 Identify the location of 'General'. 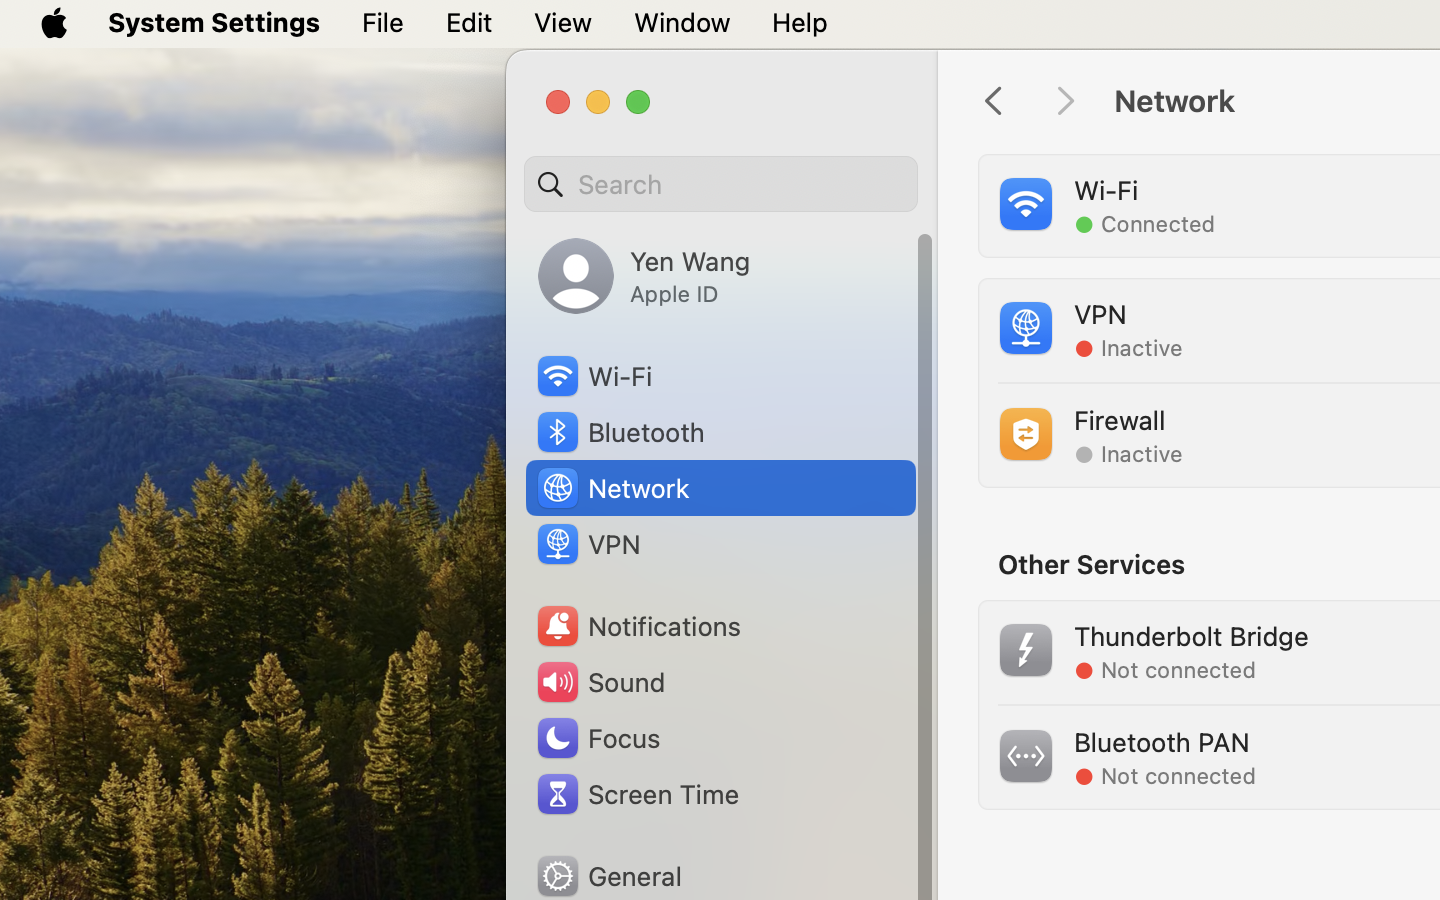
(606, 875).